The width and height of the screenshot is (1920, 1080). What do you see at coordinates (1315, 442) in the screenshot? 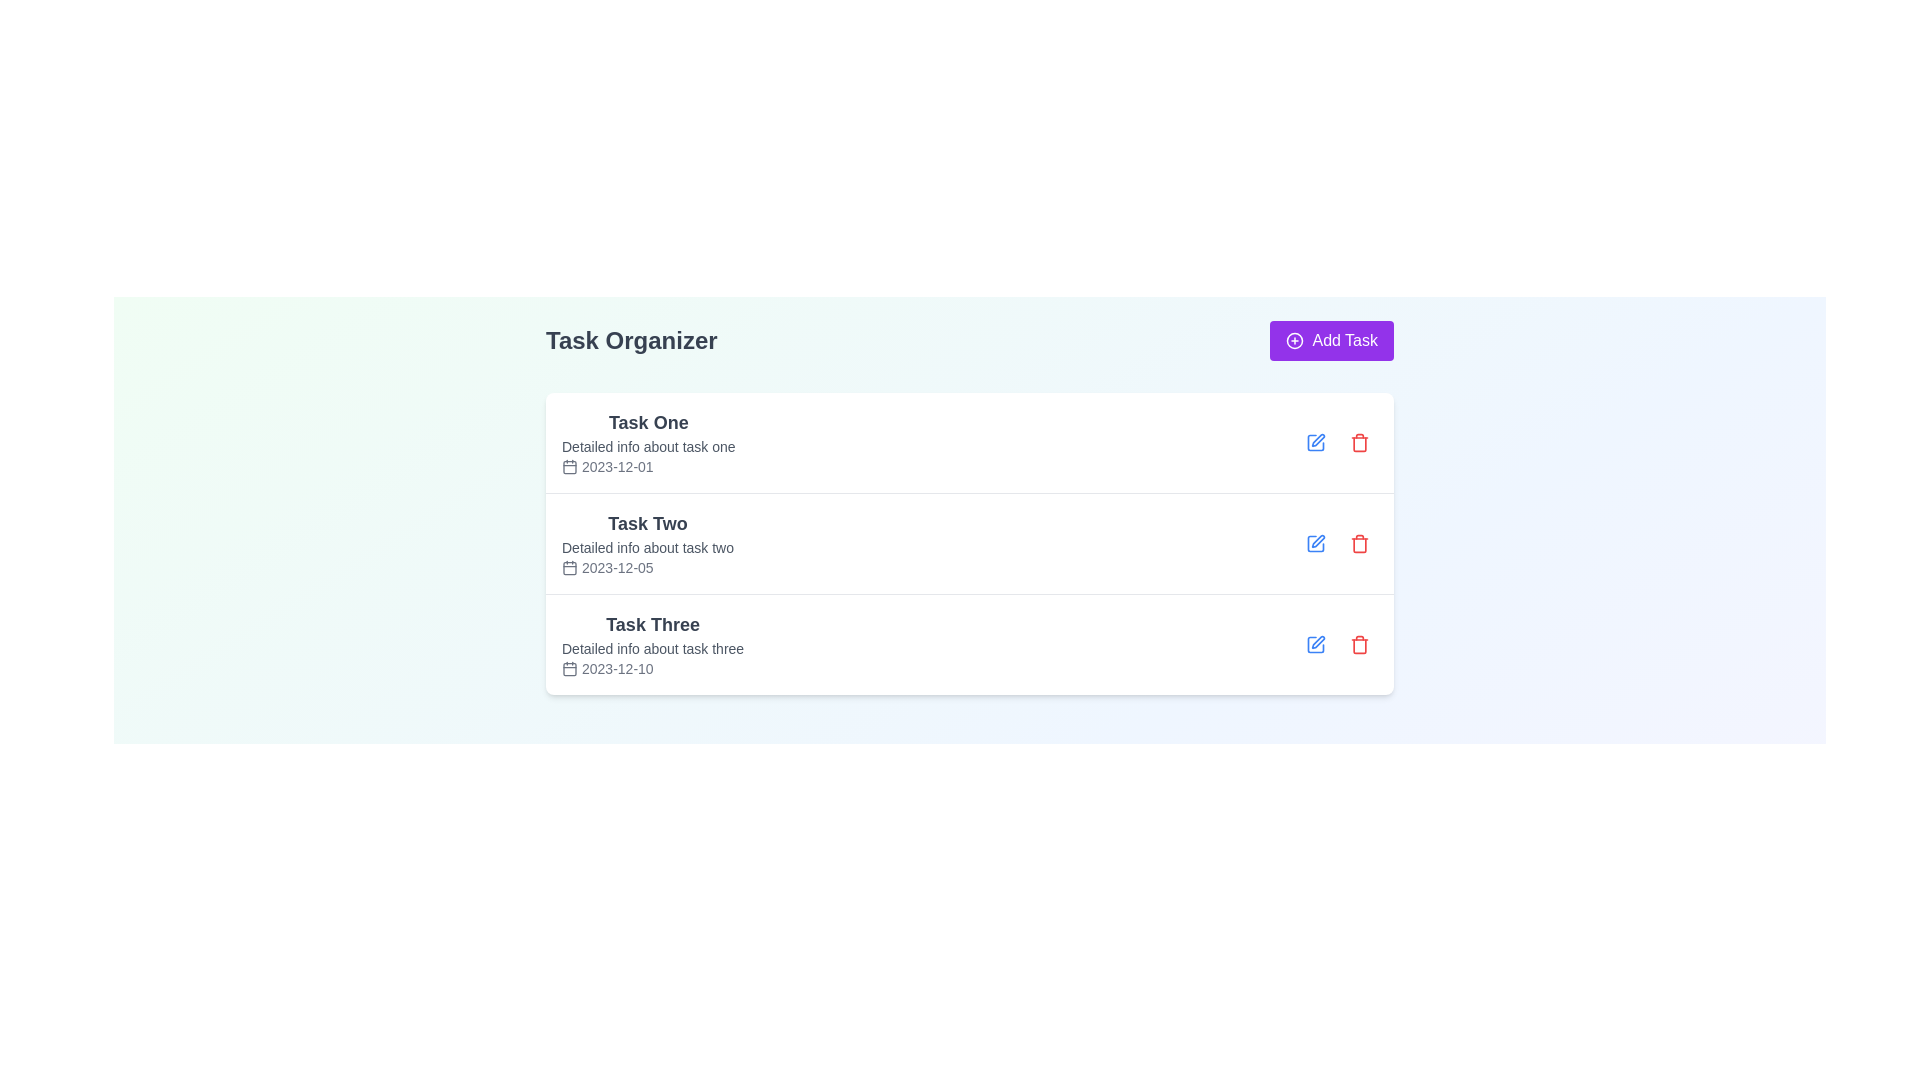
I see `the edit icon button for 'Task One'` at bounding box center [1315, 442].